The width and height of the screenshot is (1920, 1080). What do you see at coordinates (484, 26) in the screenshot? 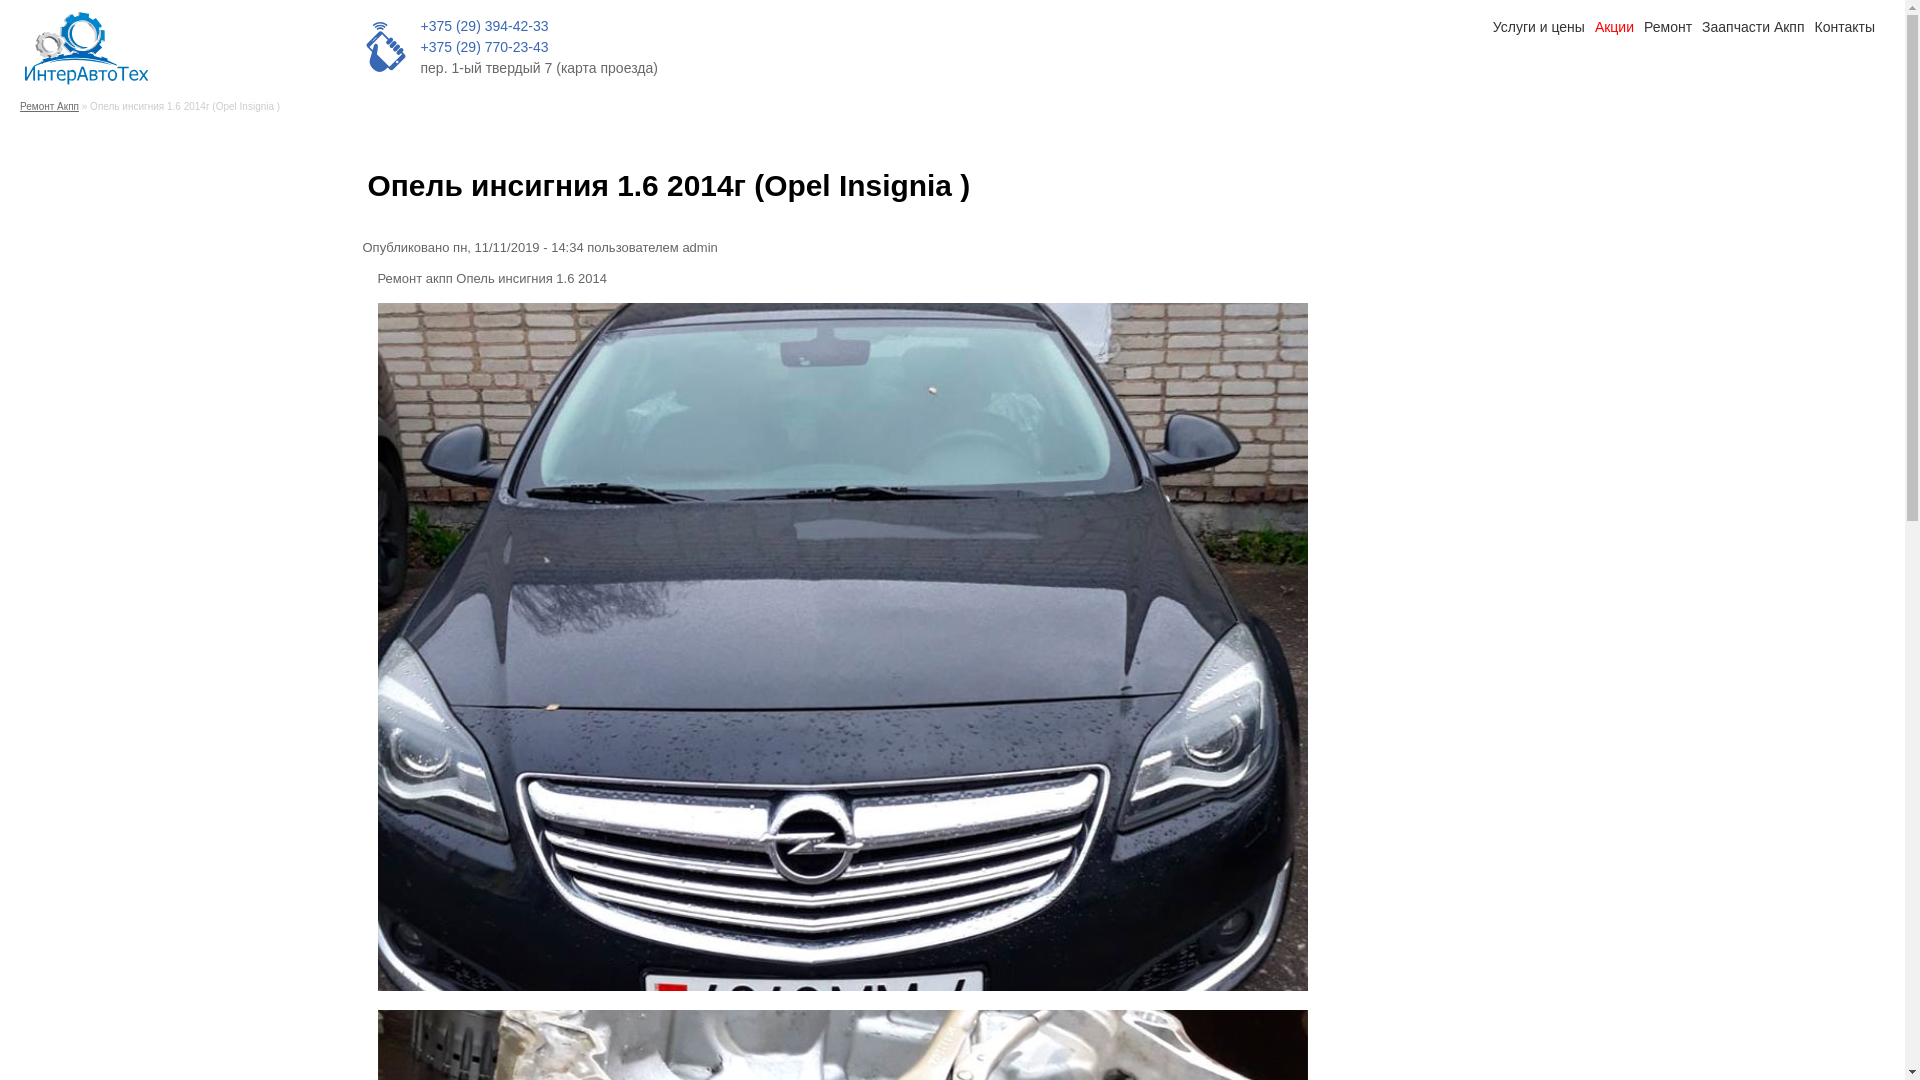
I see `'+375 (29) 394-42-33'` at bounding box center [484, 26].